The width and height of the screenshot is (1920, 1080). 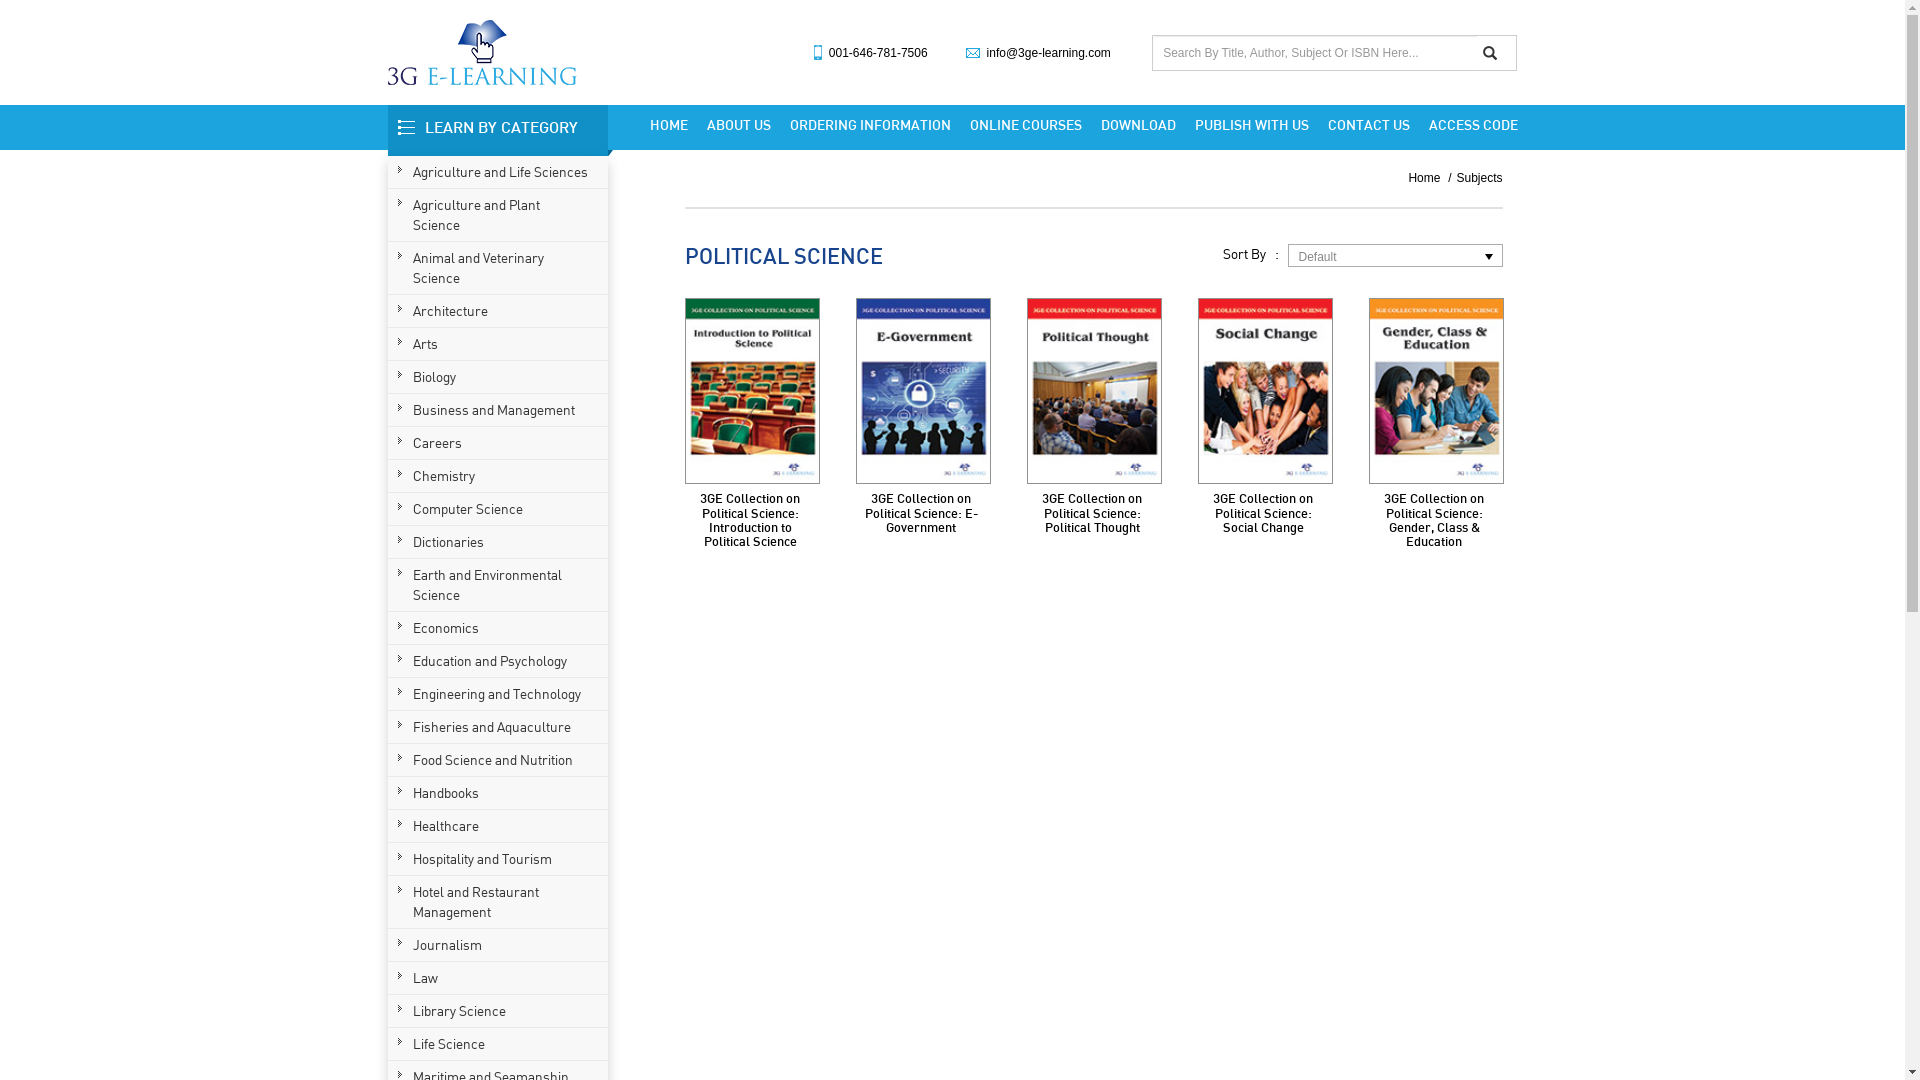 I want to click on 'Healthcare', so click(x=499, y=825).